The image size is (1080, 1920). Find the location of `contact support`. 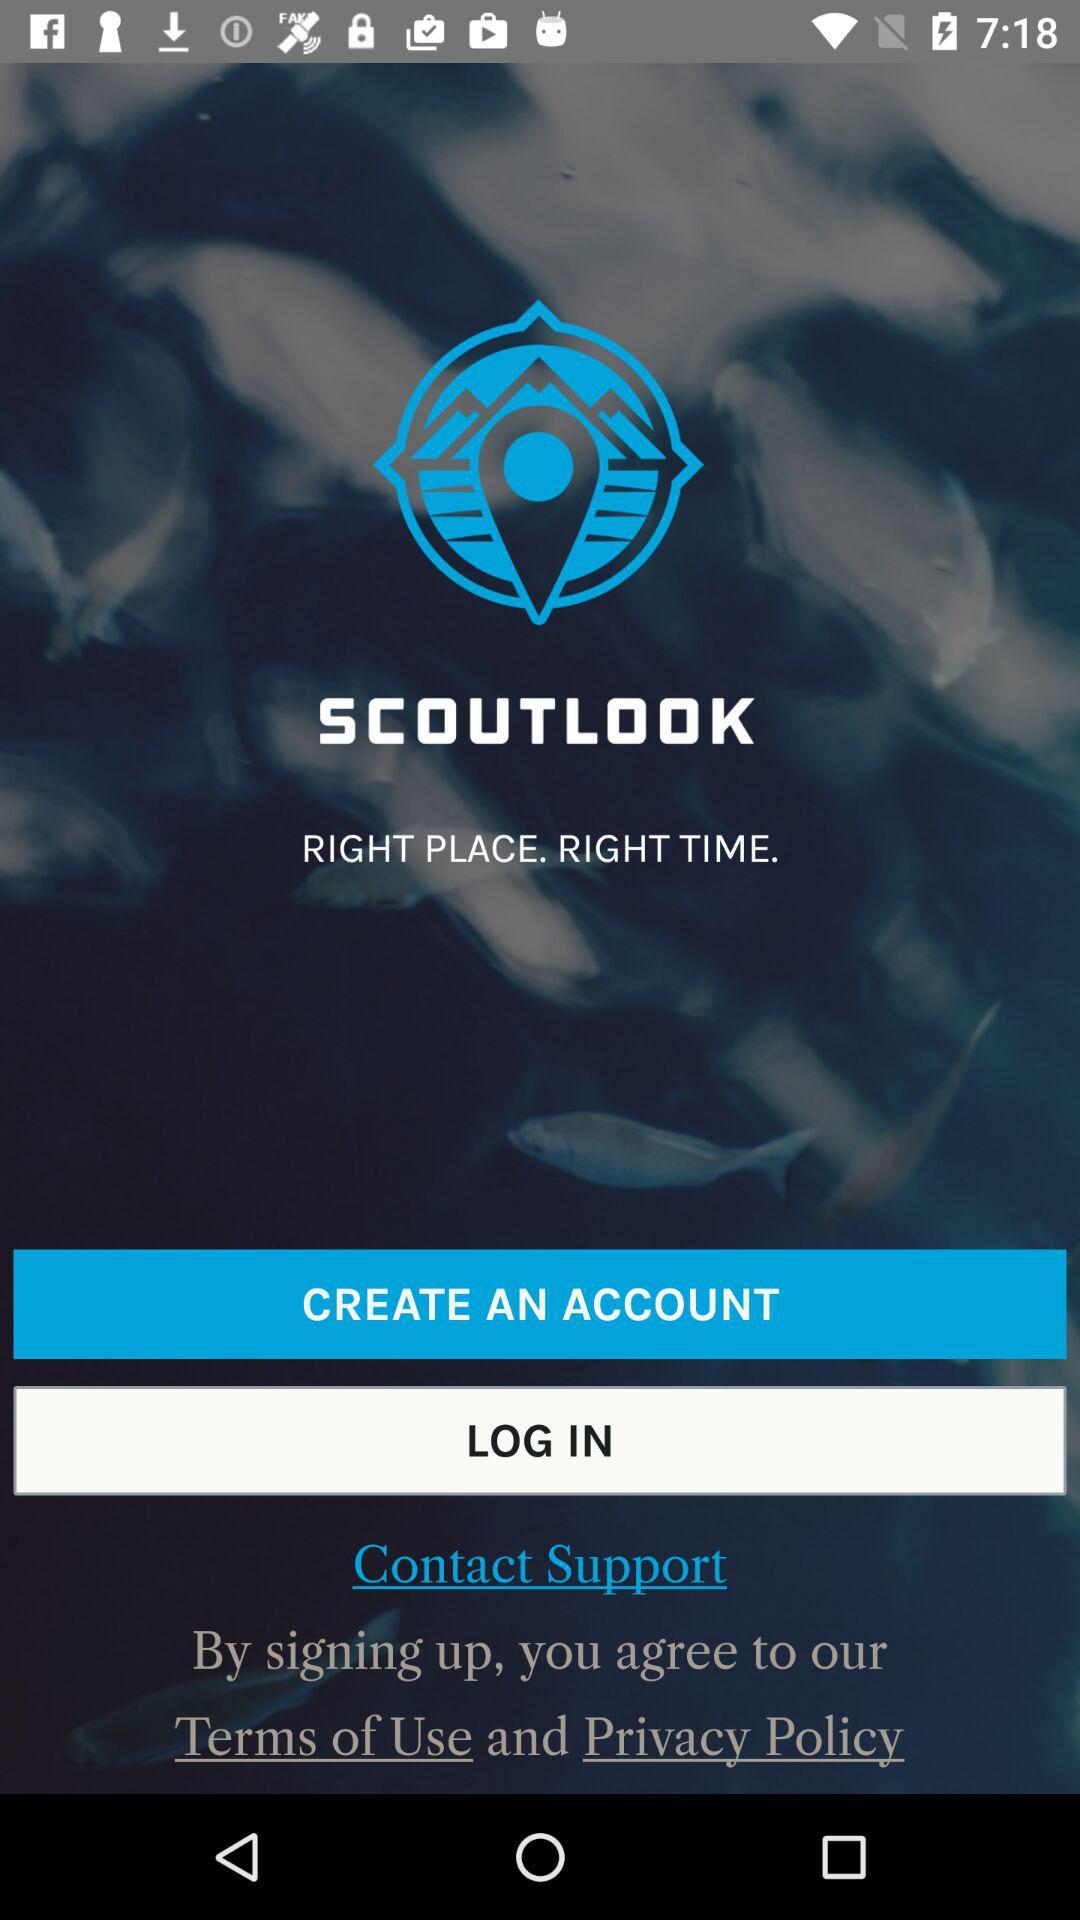

contact support is located at coordinates (538, 1564).